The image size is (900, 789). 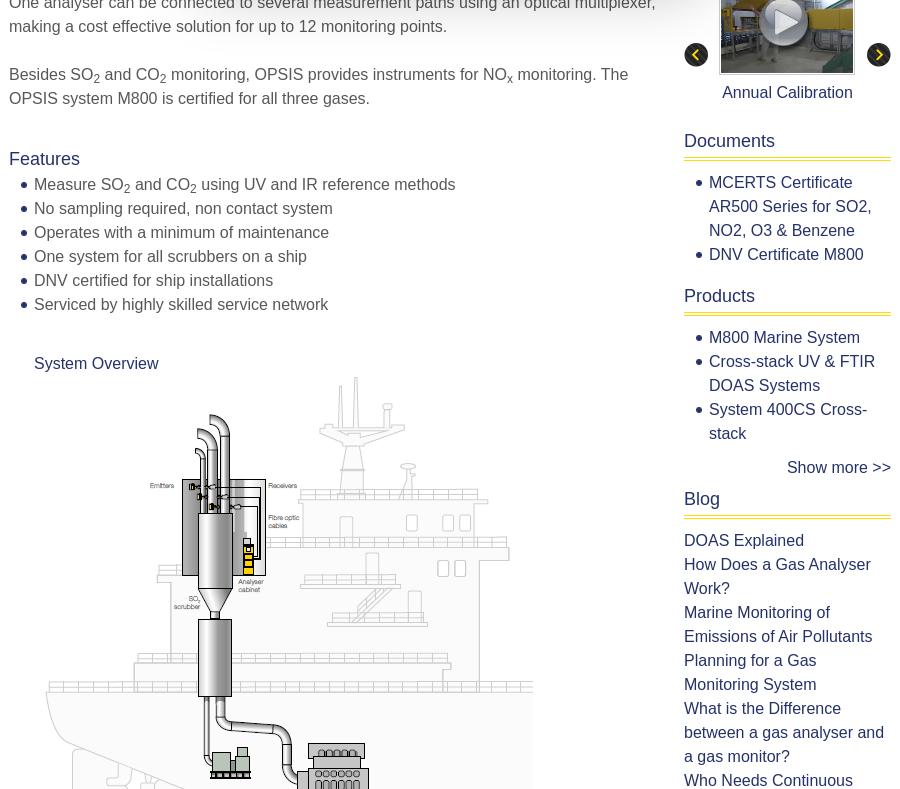 What do you see at coordinates (180, 303) in the screenshot?
I see `'Serviced by highly skilled service network'` at bounding box center [180, 303].